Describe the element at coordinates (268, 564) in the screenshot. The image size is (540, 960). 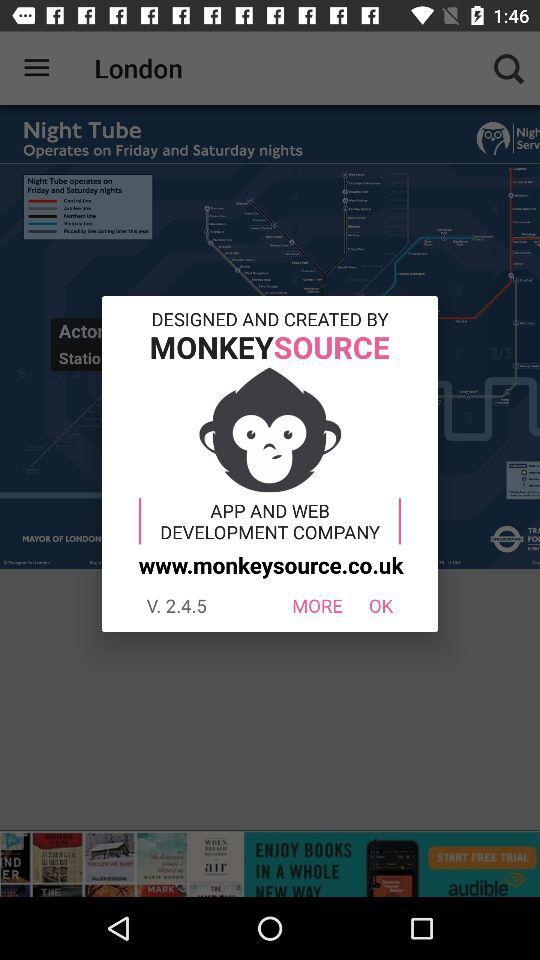
I see `the icon above v 2 4` at that location.